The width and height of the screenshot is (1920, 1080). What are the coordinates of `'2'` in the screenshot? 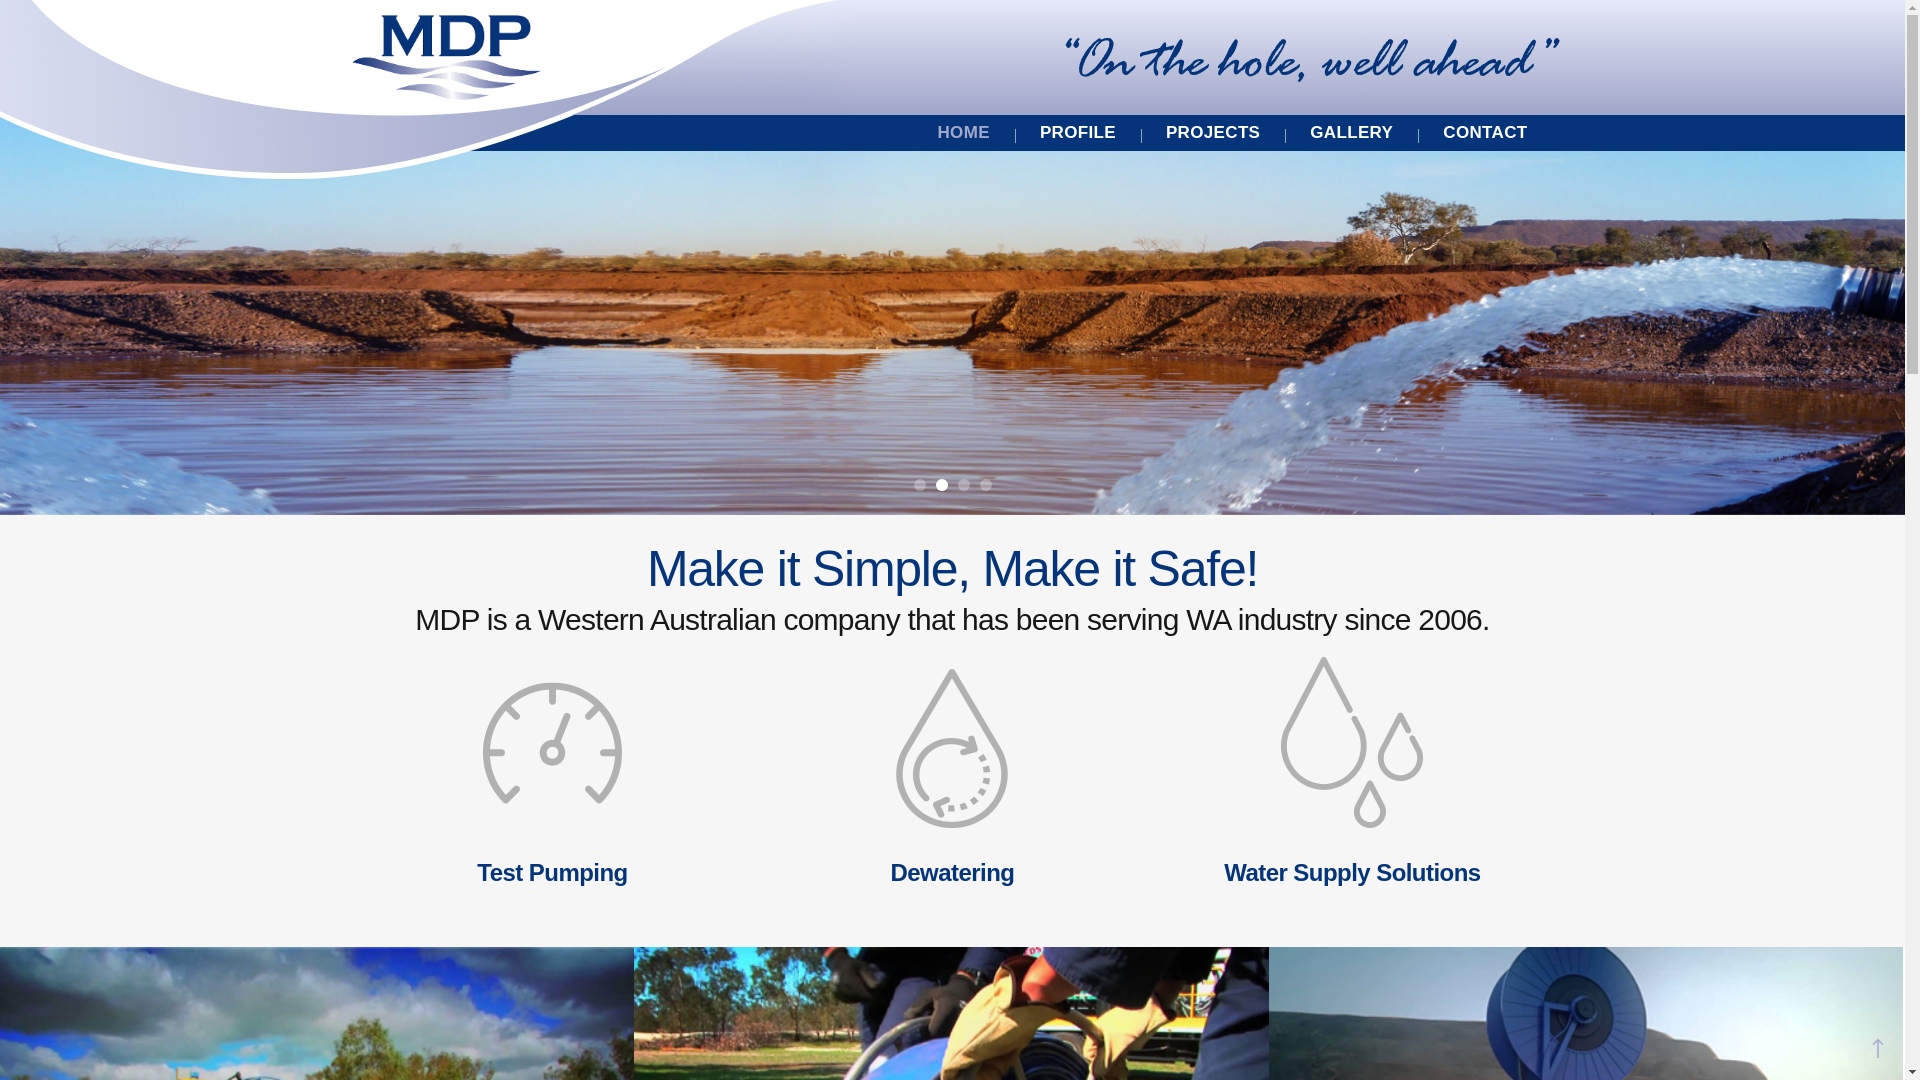 It's located at (940, 485).